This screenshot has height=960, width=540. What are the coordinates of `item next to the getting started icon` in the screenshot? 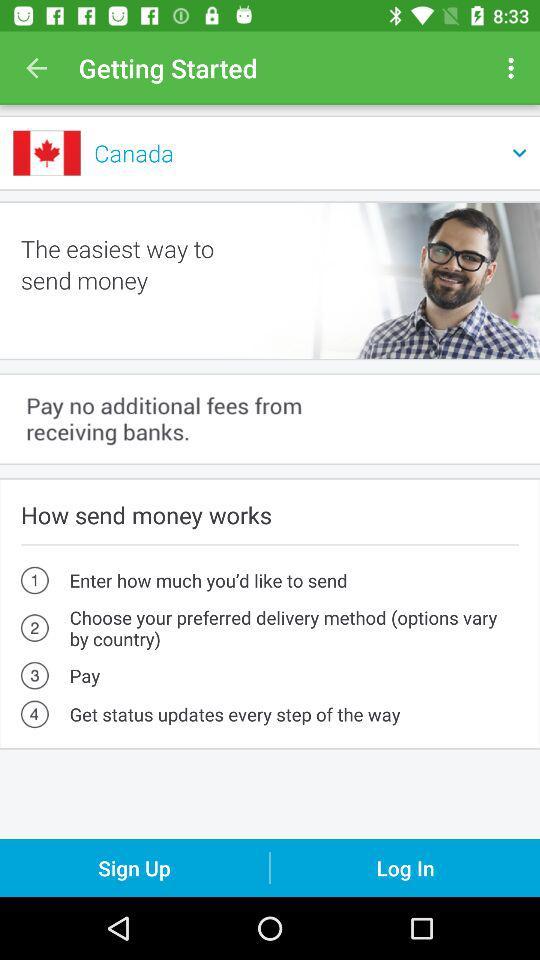 It's located at (513, 68).